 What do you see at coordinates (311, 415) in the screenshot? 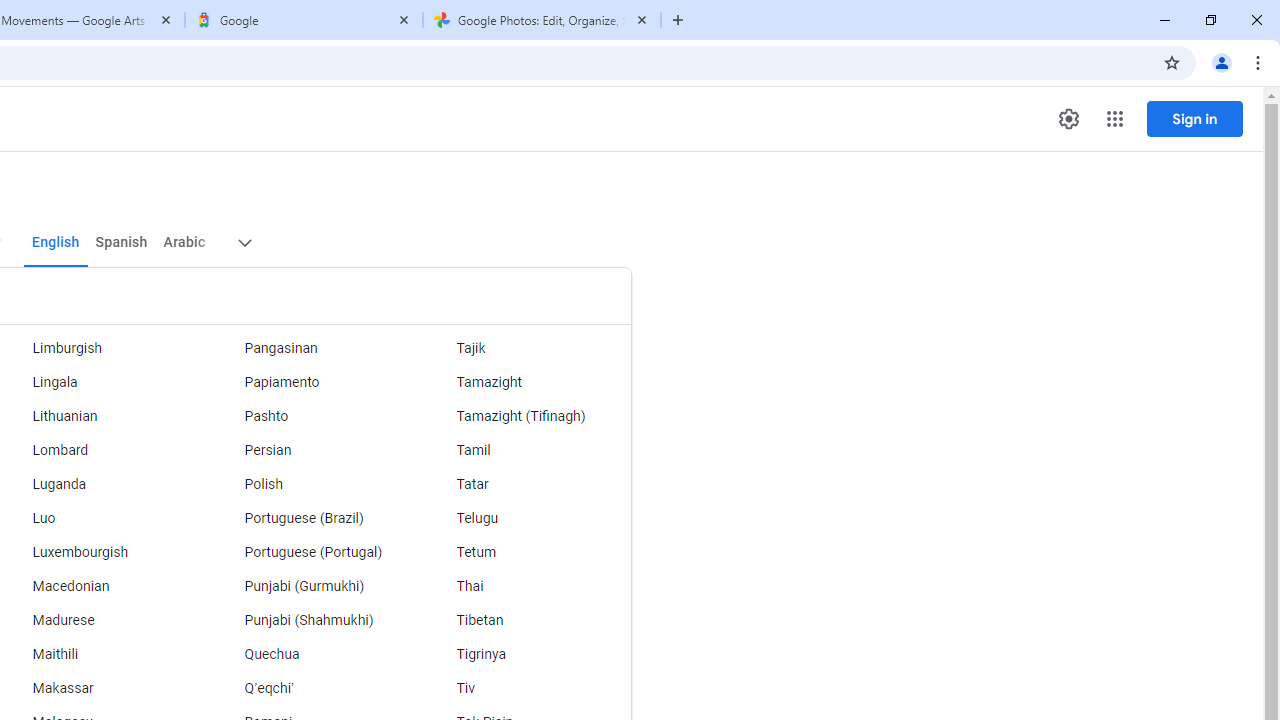
I see `'Pashto'` at bounding box center [311, 415].